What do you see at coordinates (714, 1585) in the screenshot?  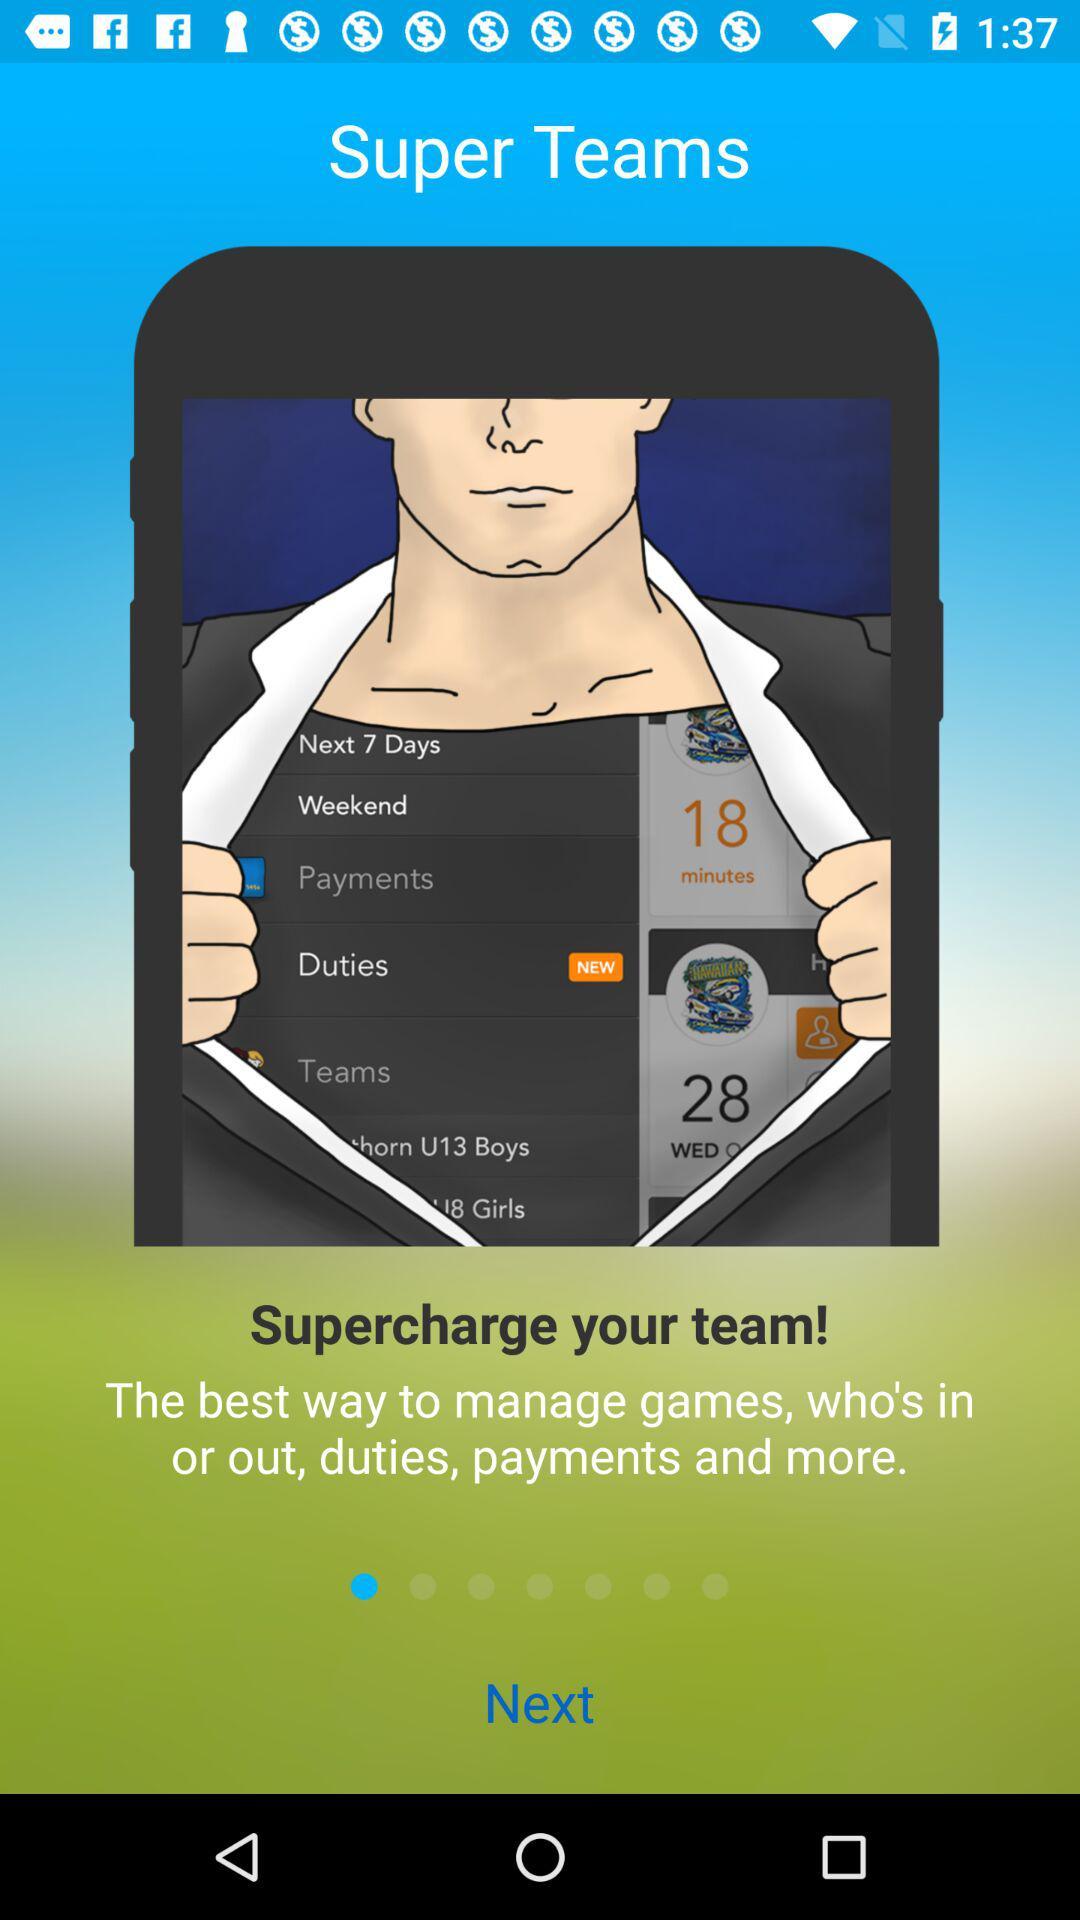 I see `last panel` at bounding box center [714, 1585].